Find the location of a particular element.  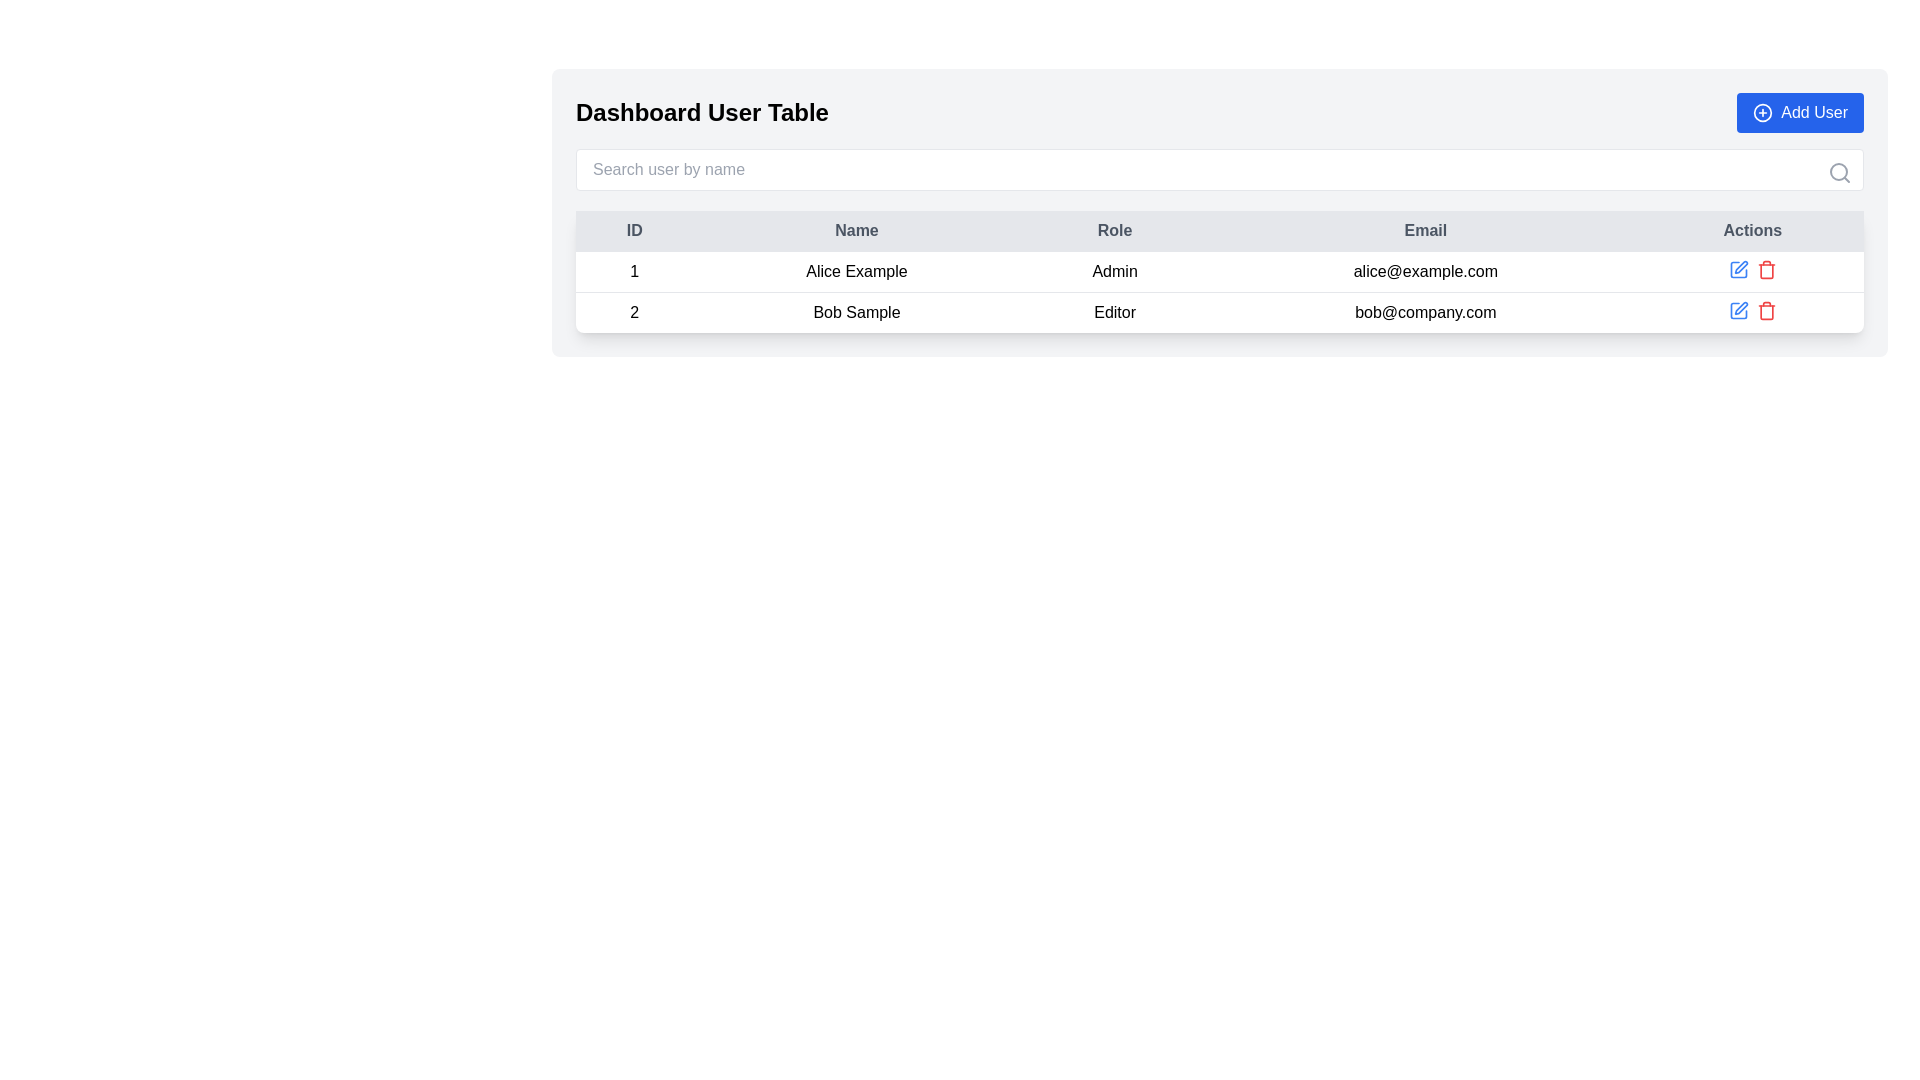

the 'Role' column header, which is the third header in a five-column table, positioned between the 'Name' column header and the 'Email' column header is located at coordinates (1114, 230).